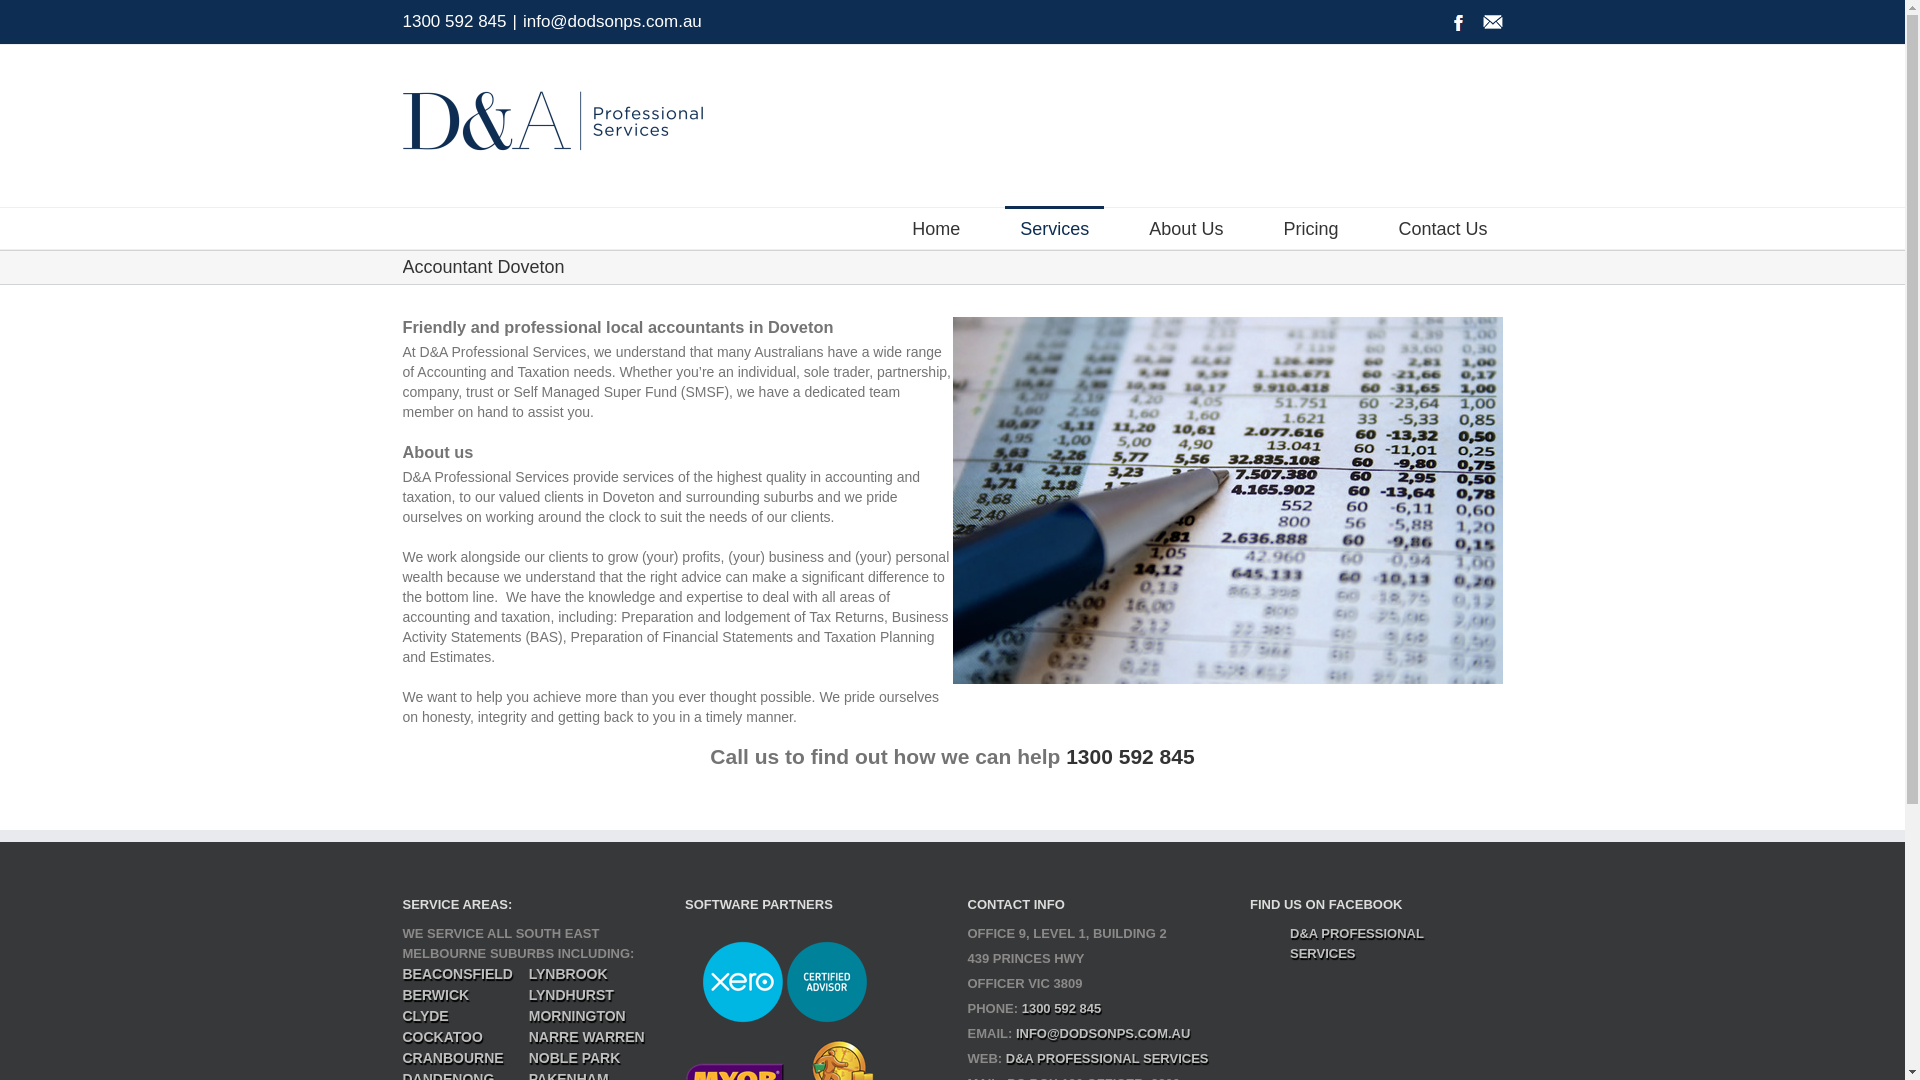 This screenshot has height=1080, width=1920. I want to click on 'MORNINGTON', so click(576, 1015).